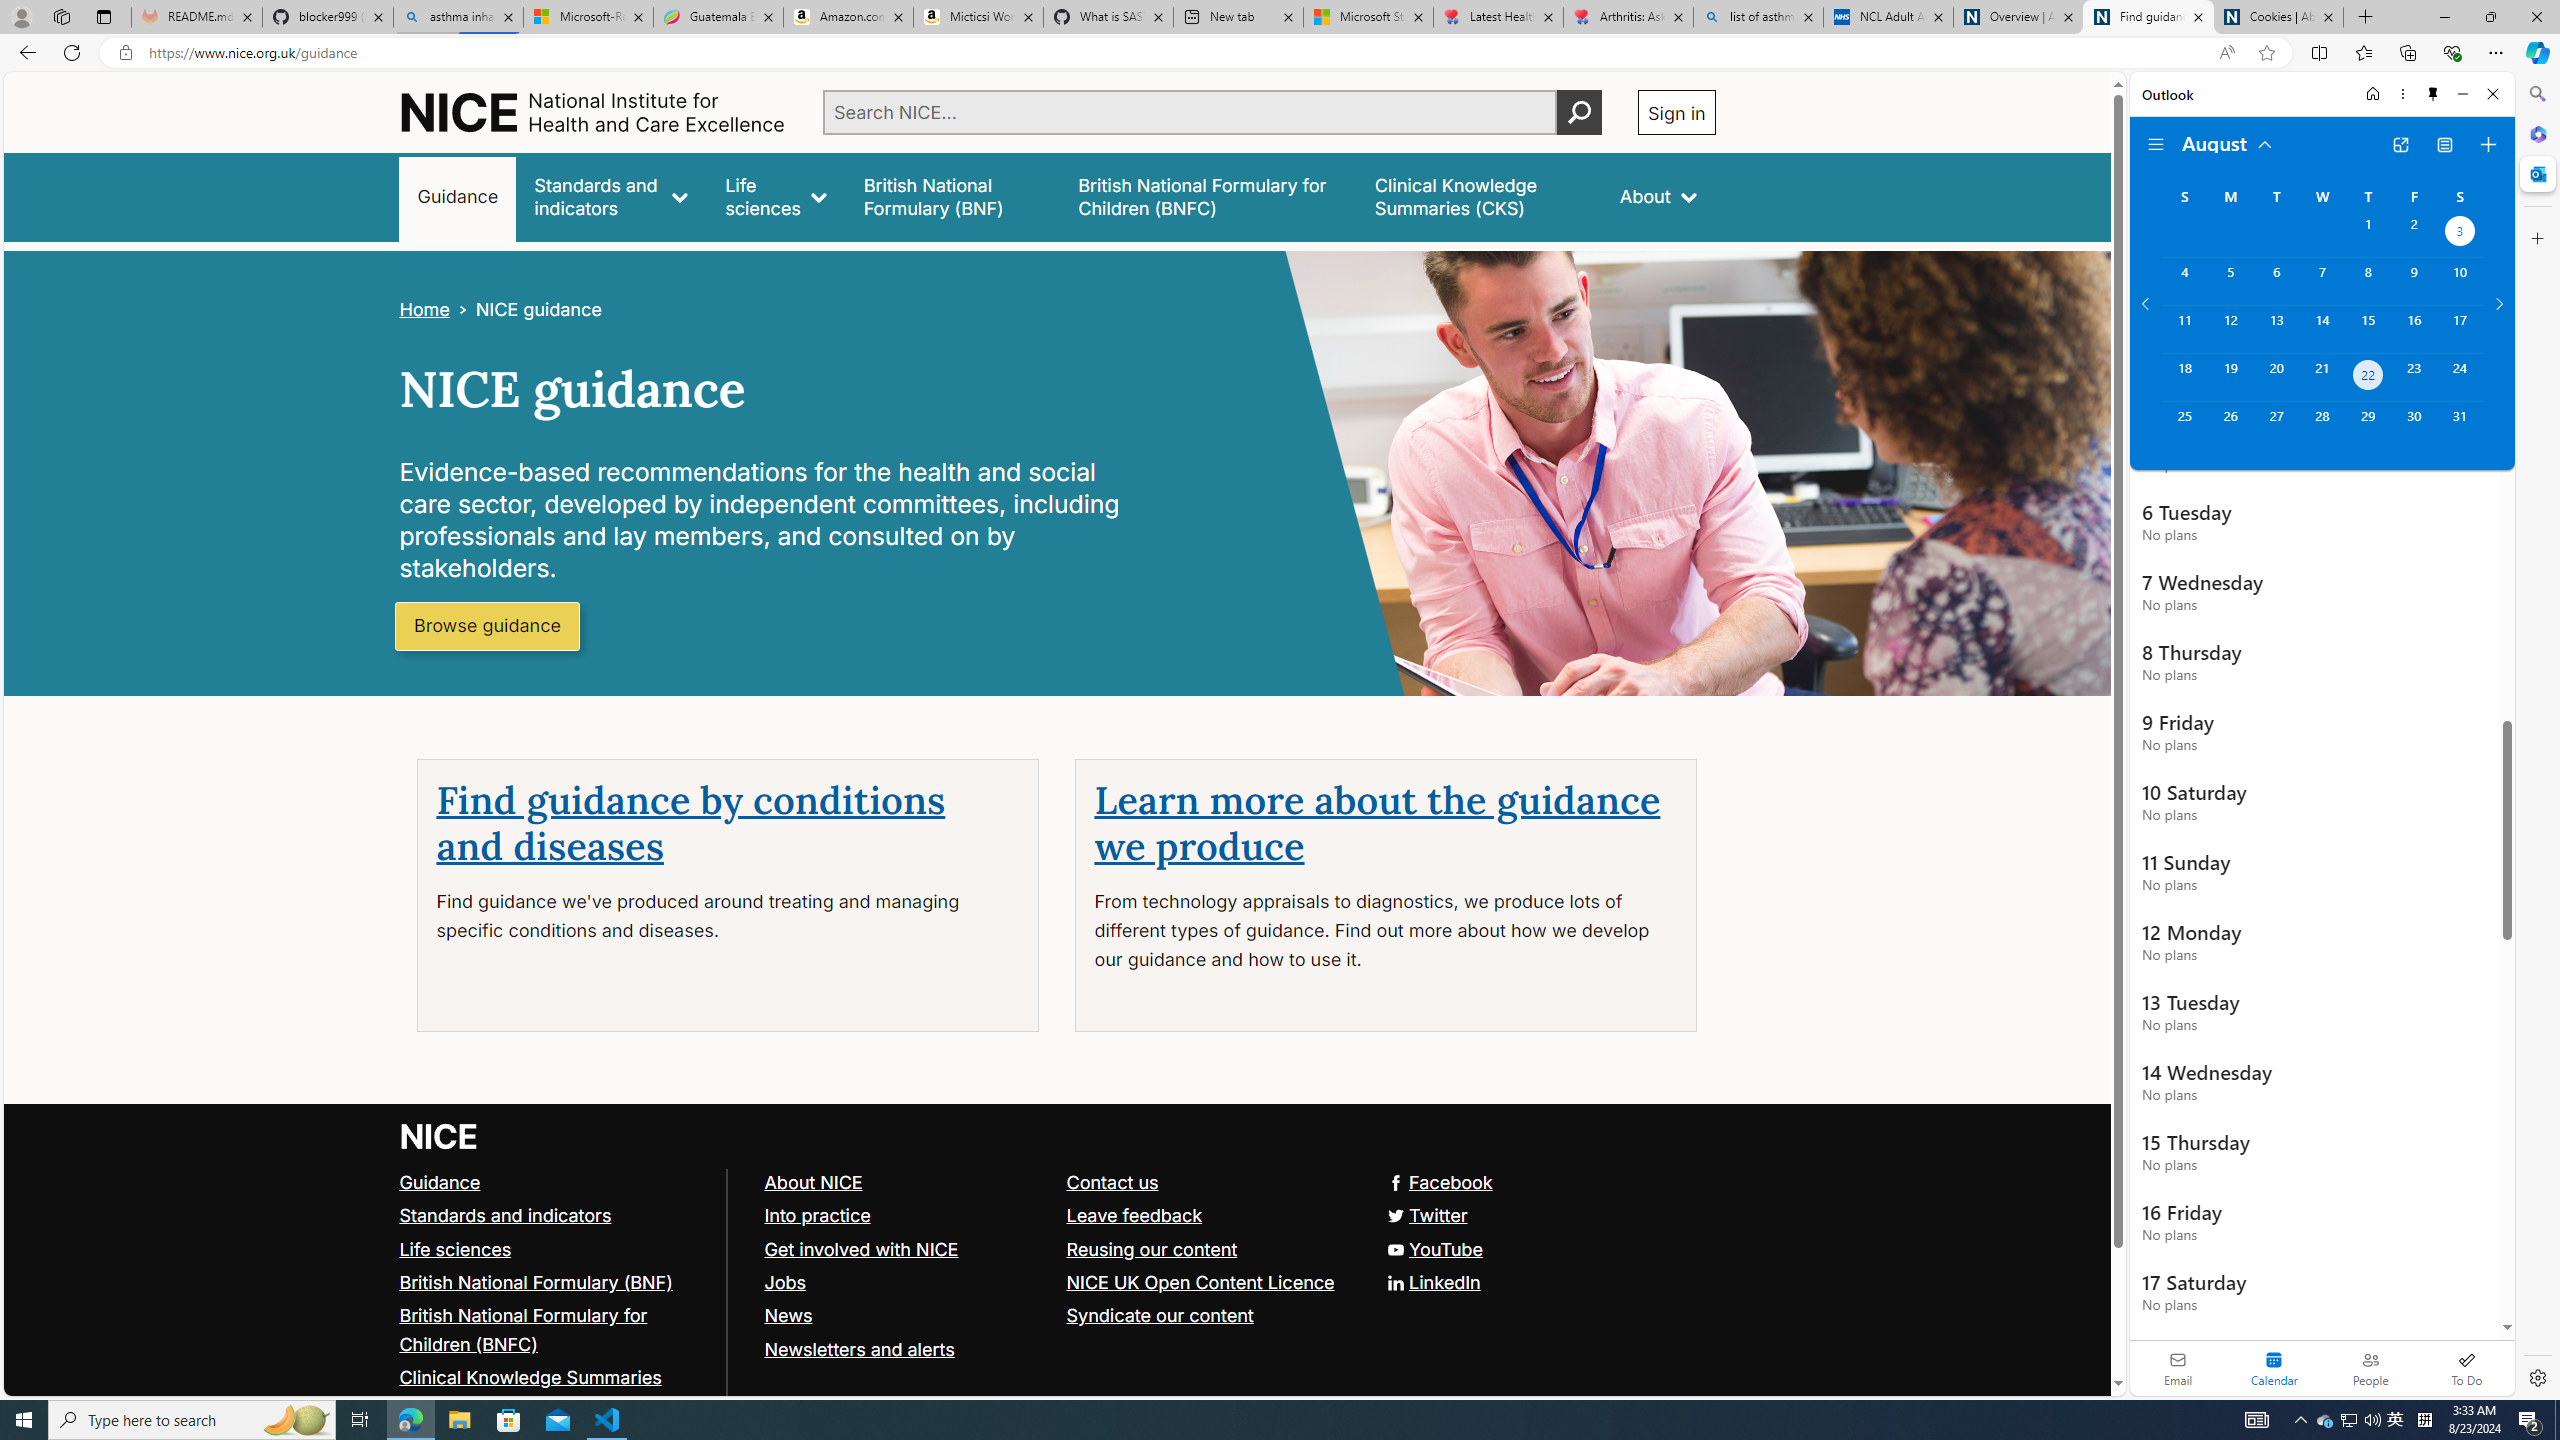 This screenshot has height=1440, width=2560. Describe the element at coordinates (2459, 376) in the screenshot. I see `'Saturday, August 24, 2024. '` at that location.